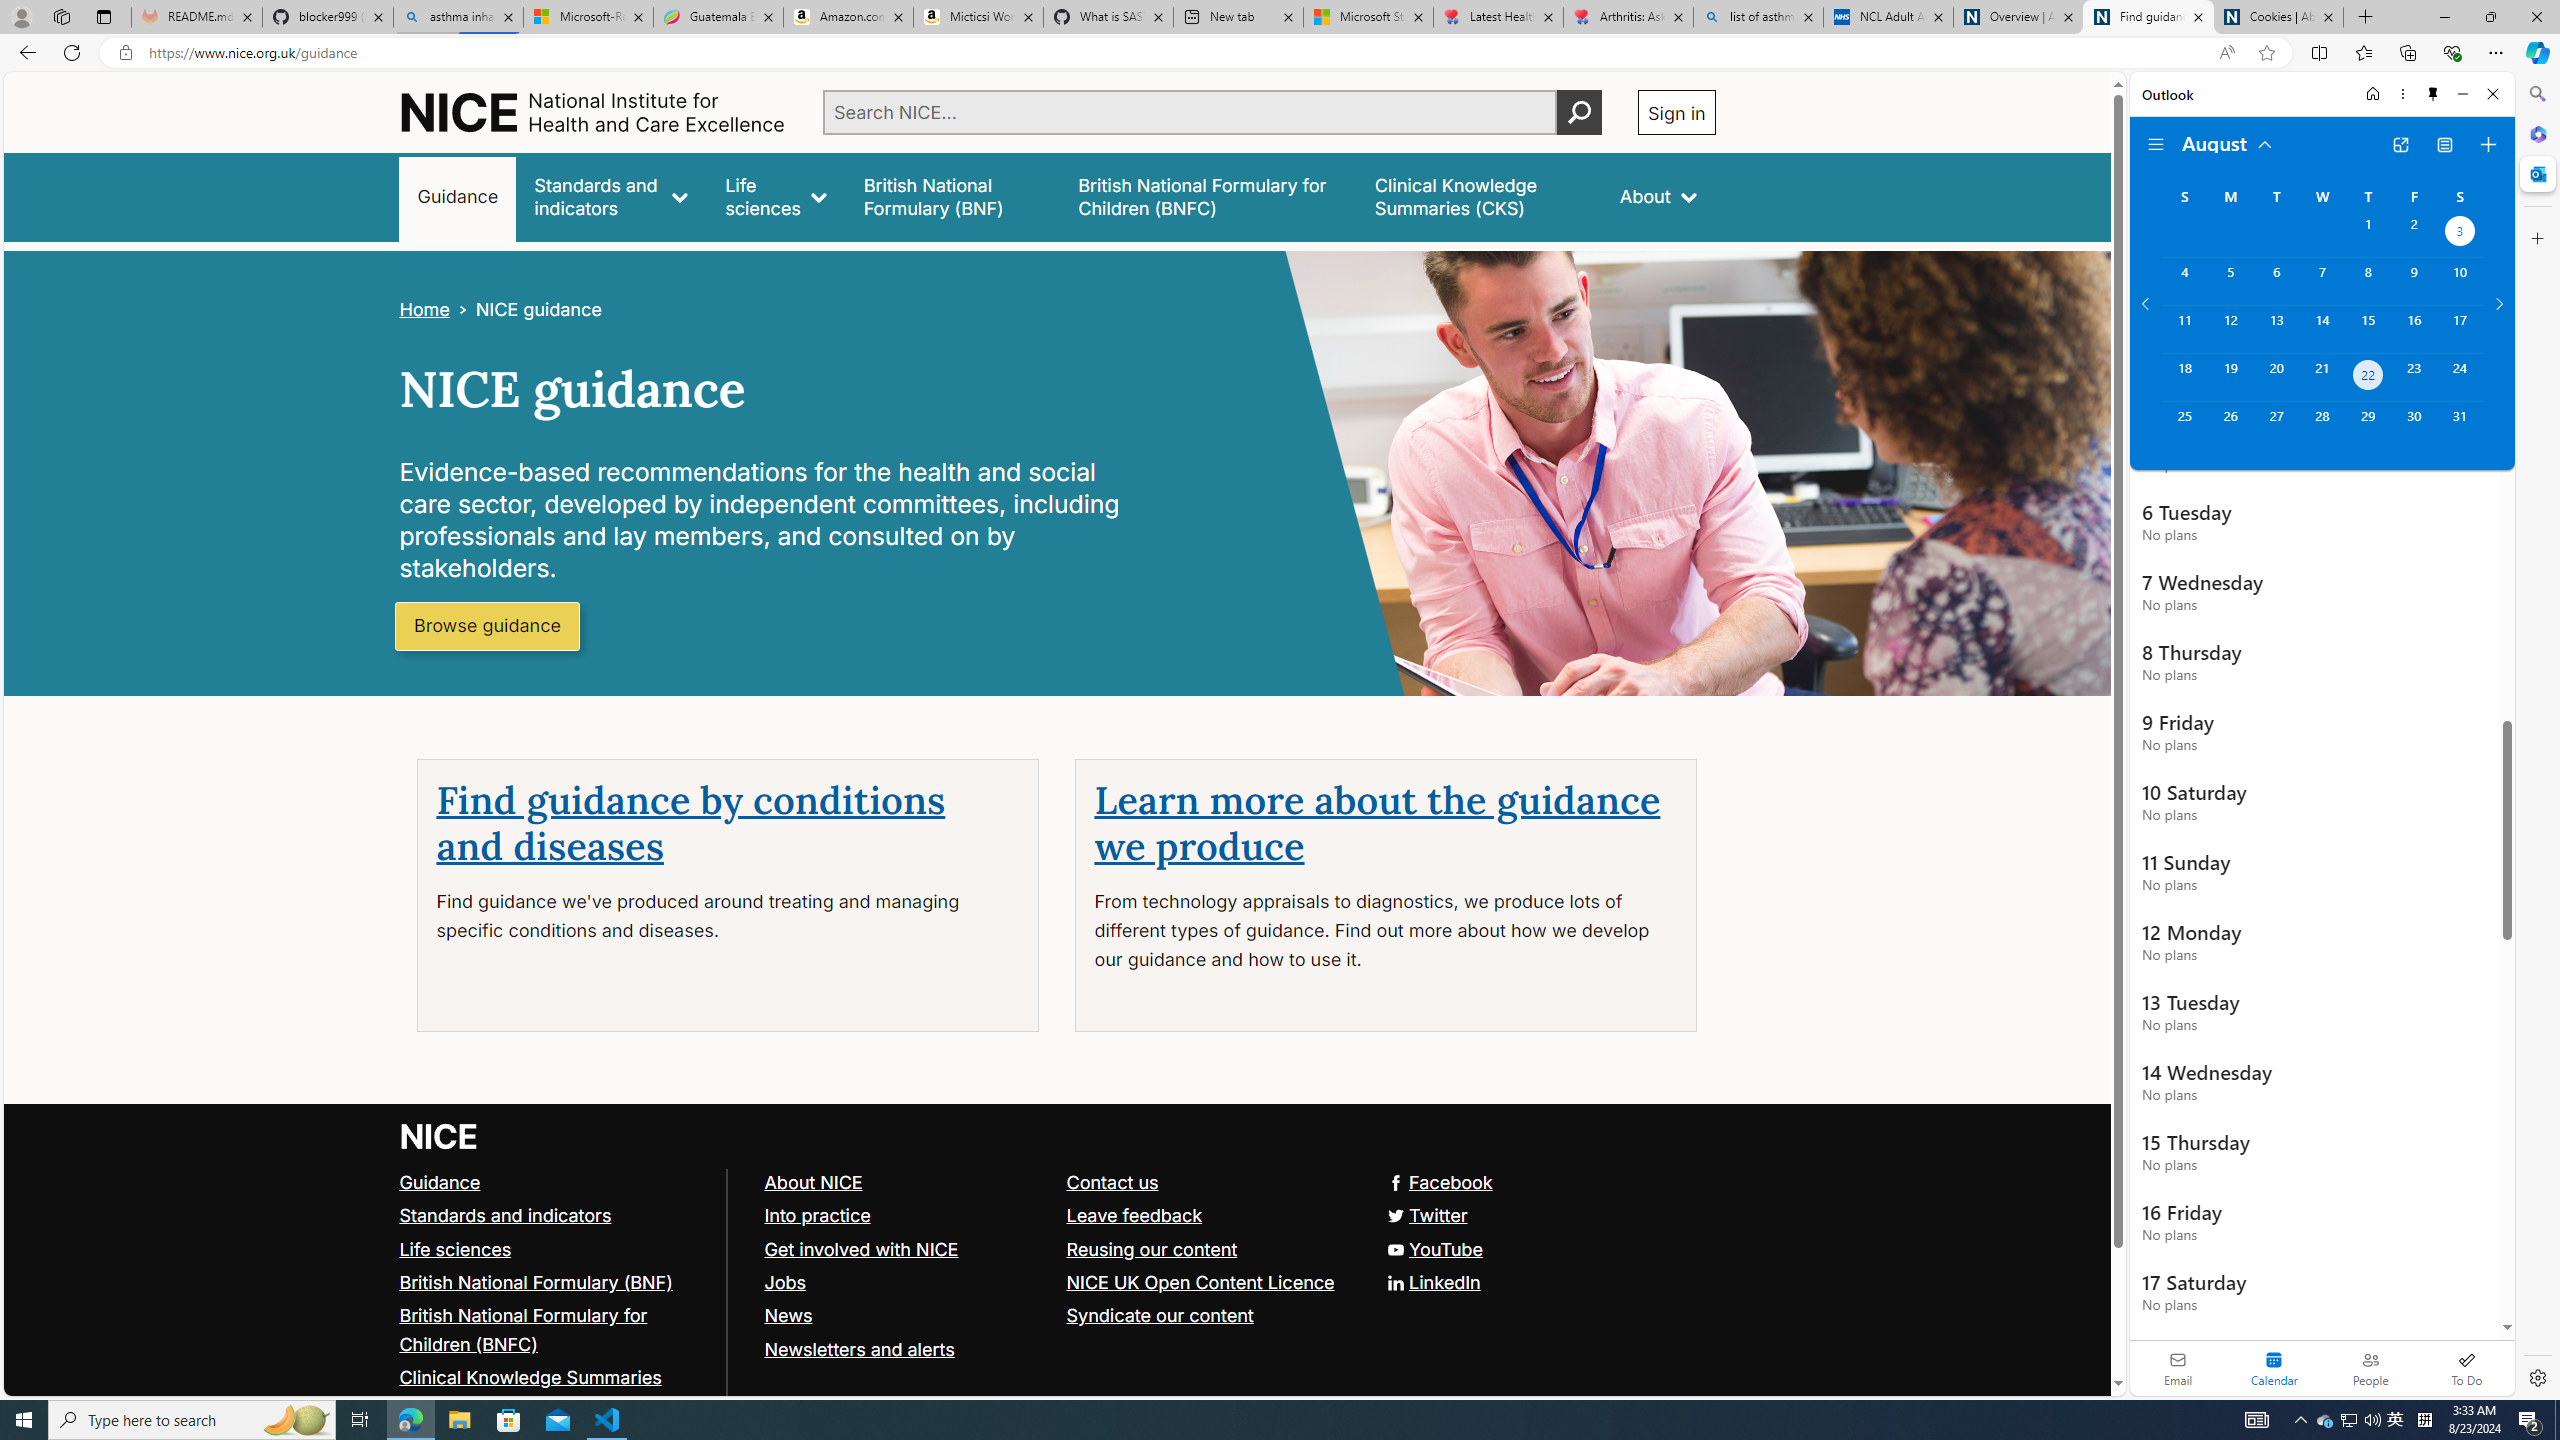 This screenshot has height=1440, width=2560. Describe the element at coordinates (2459, 376) in the screenshot. I see `'Saturday, August 24, 2024. '` at that location.